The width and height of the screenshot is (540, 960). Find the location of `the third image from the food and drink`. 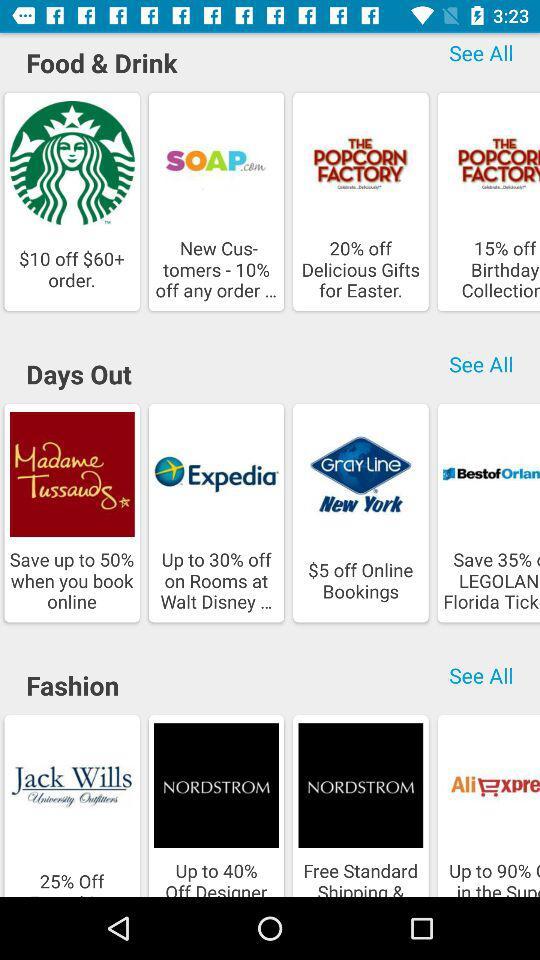

the third image from the food and drink is located at coordinates (359, 162).